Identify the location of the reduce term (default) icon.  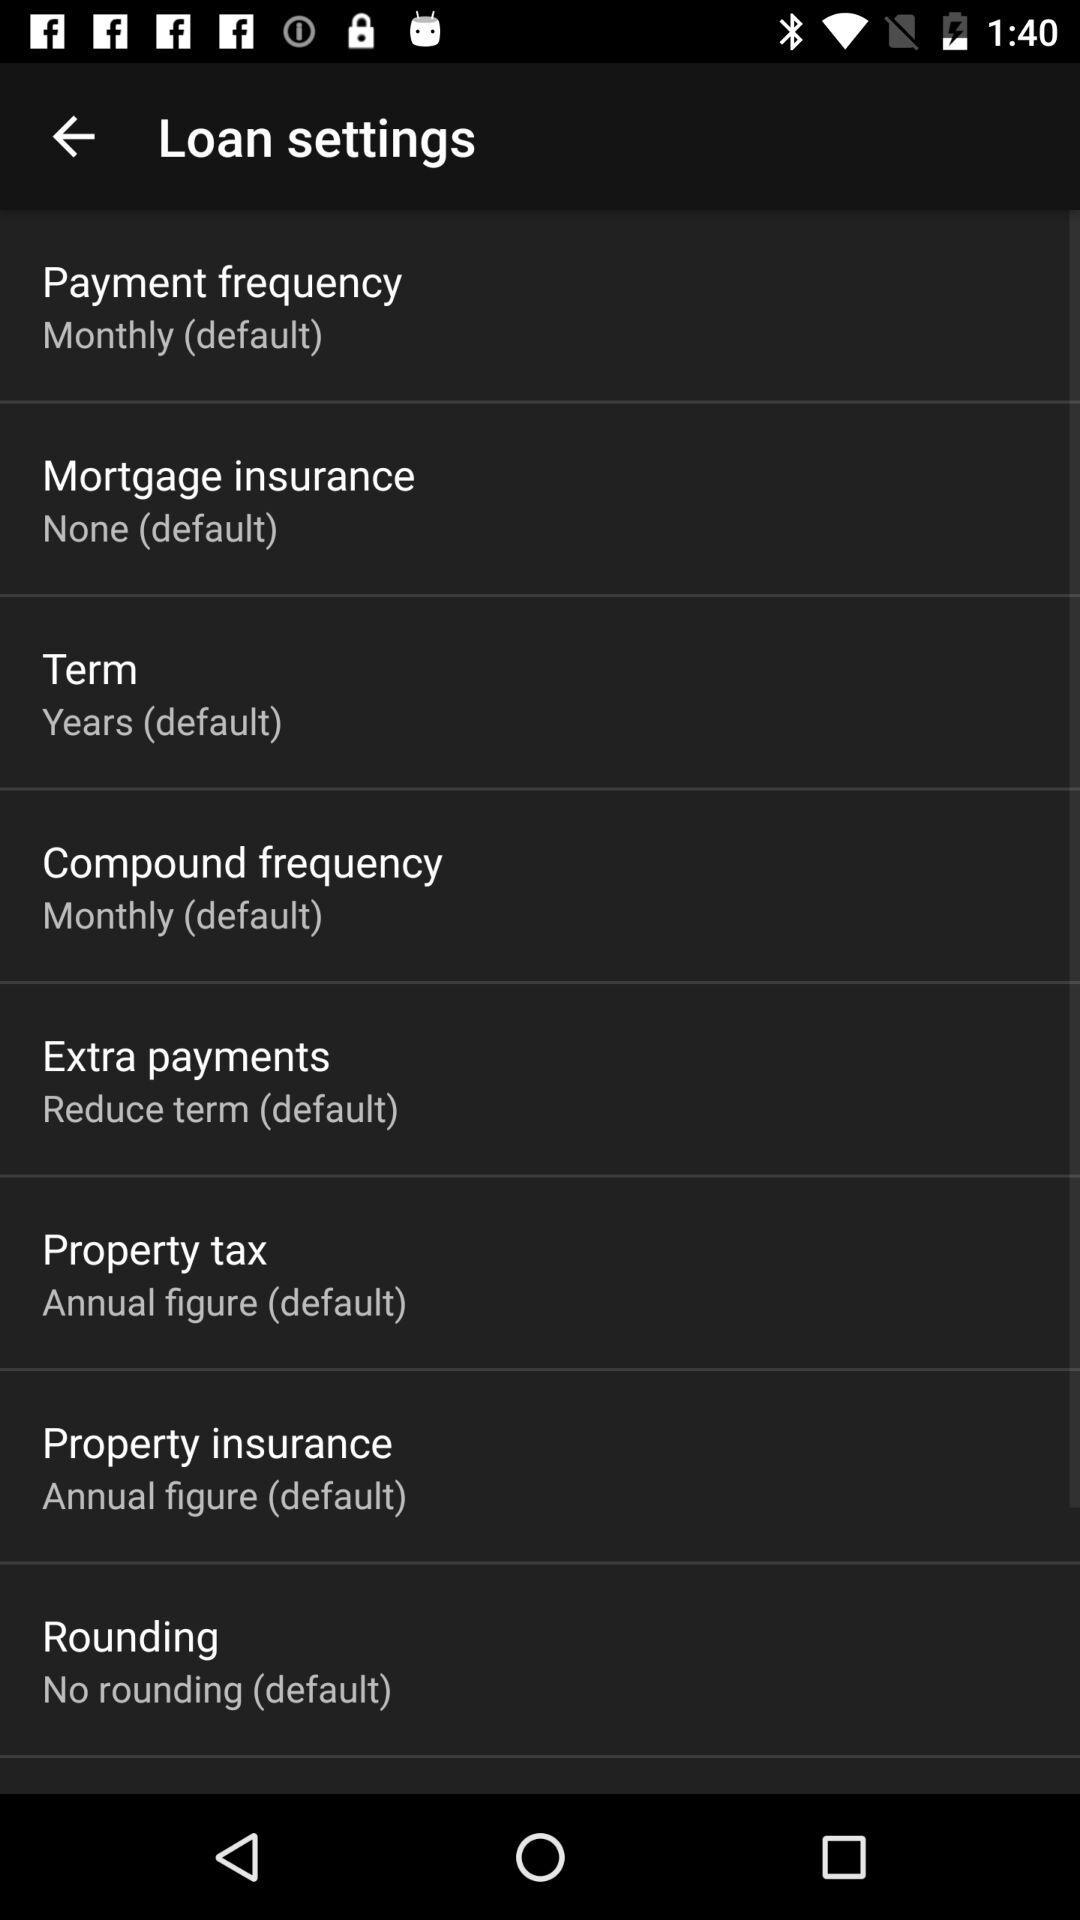
(220, 1106).